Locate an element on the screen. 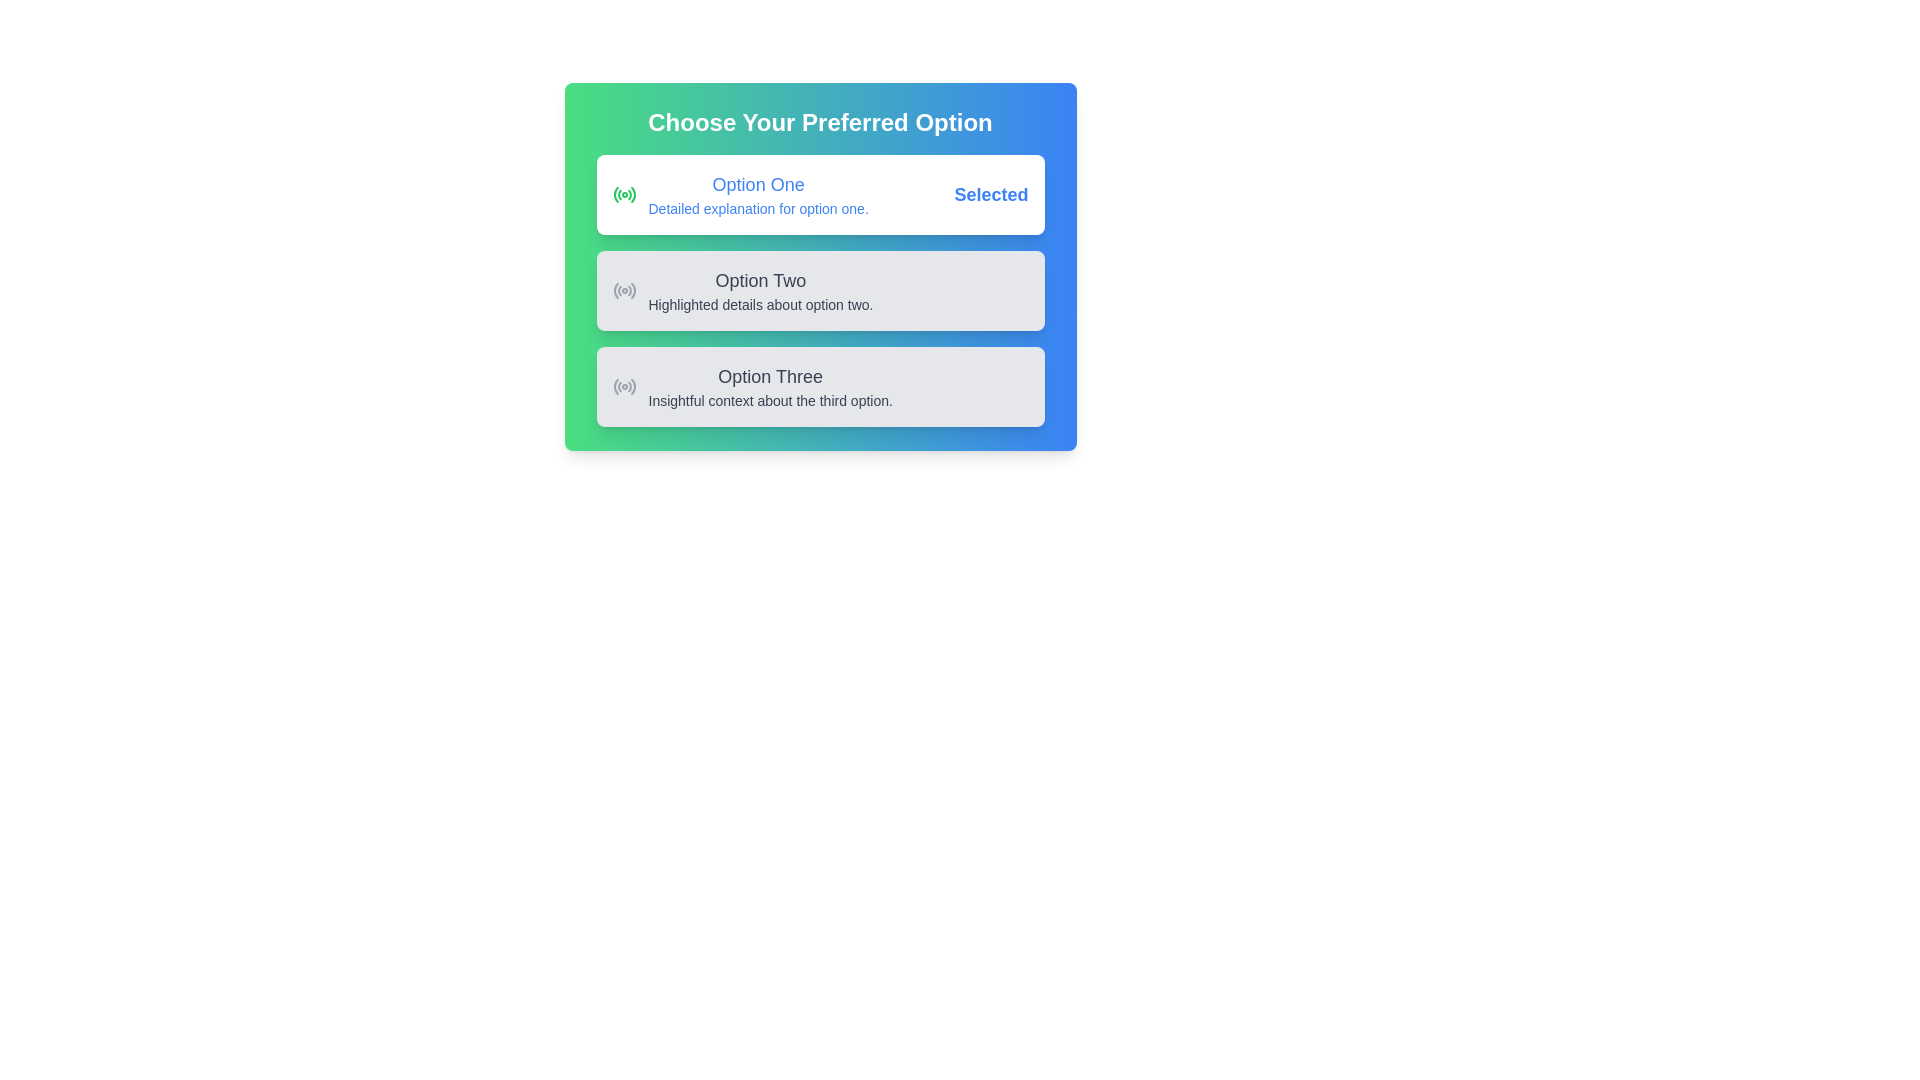  descriptive text label located beneath the 'Option Three' sibling text in the card layout, which provides additional information about the third option available for selection is located at coordinates (769, 401).